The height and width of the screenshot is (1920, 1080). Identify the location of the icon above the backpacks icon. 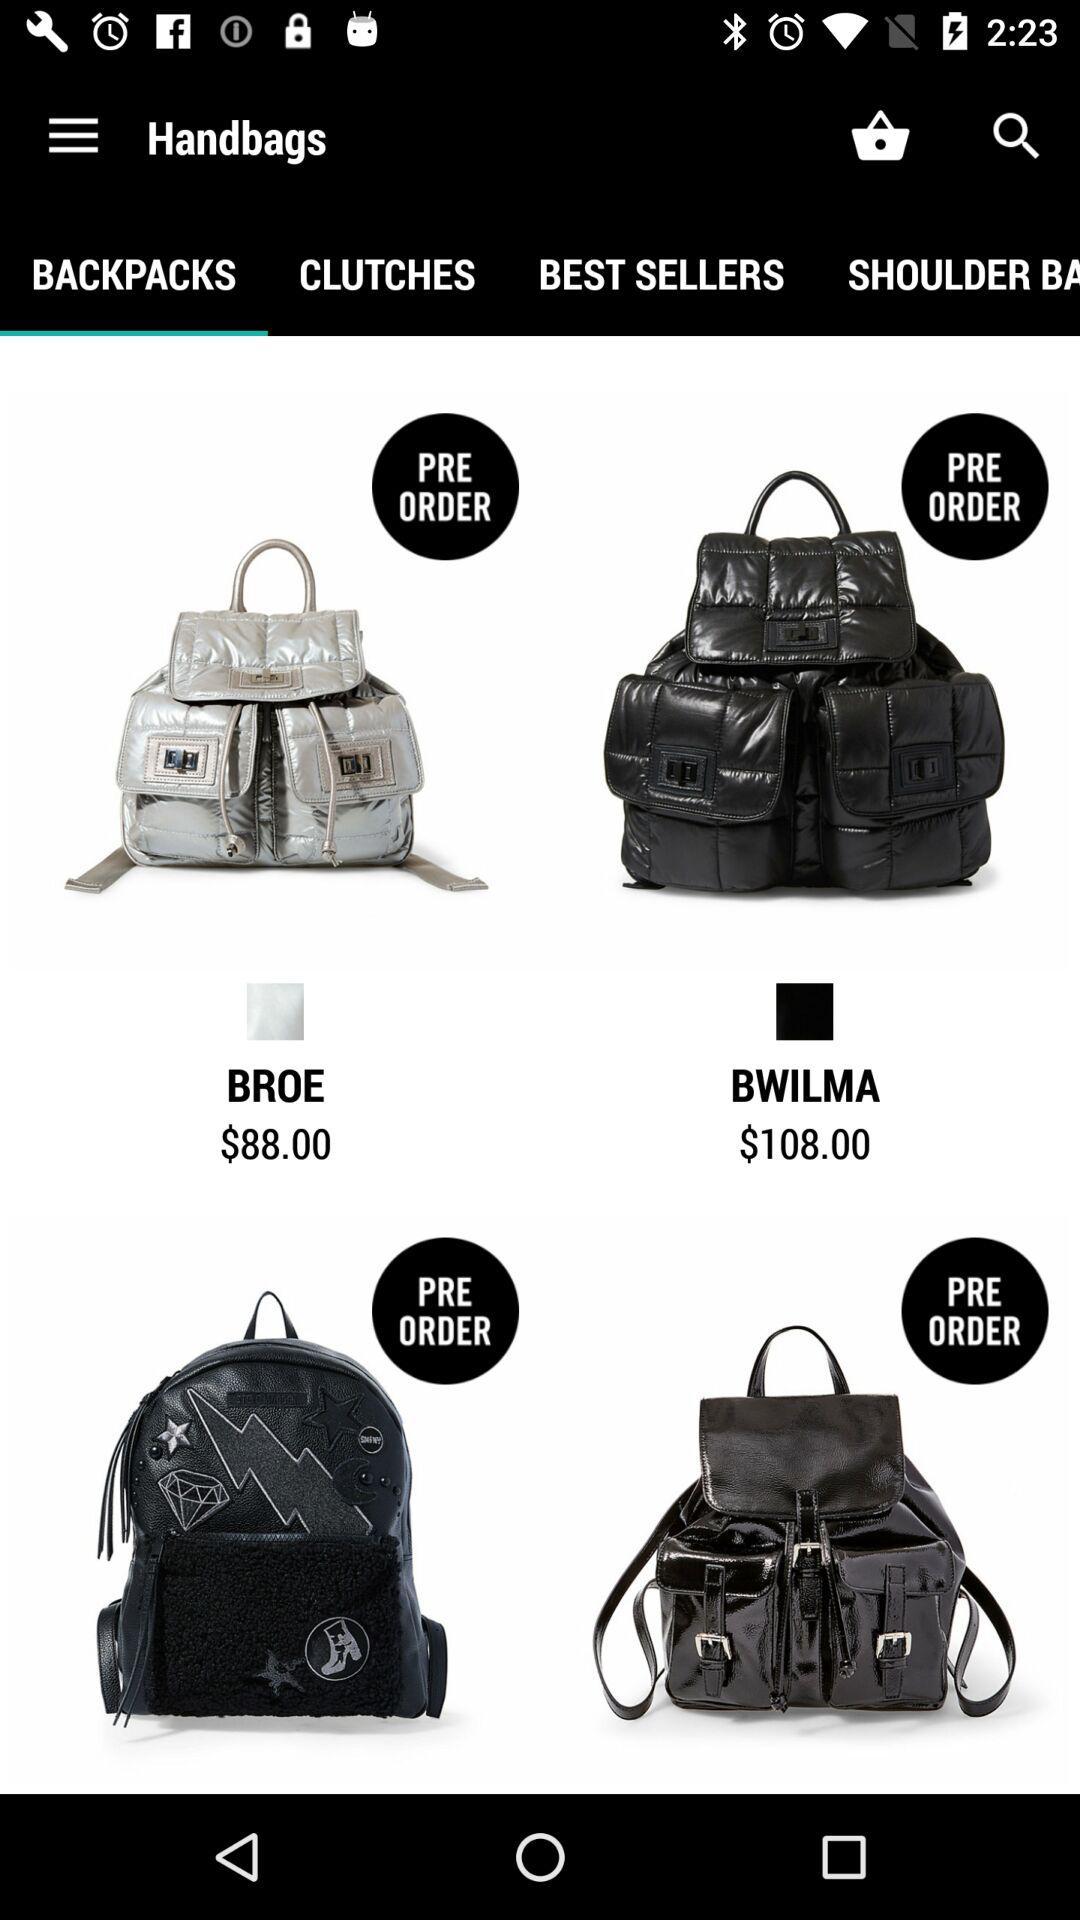
(72, 135).